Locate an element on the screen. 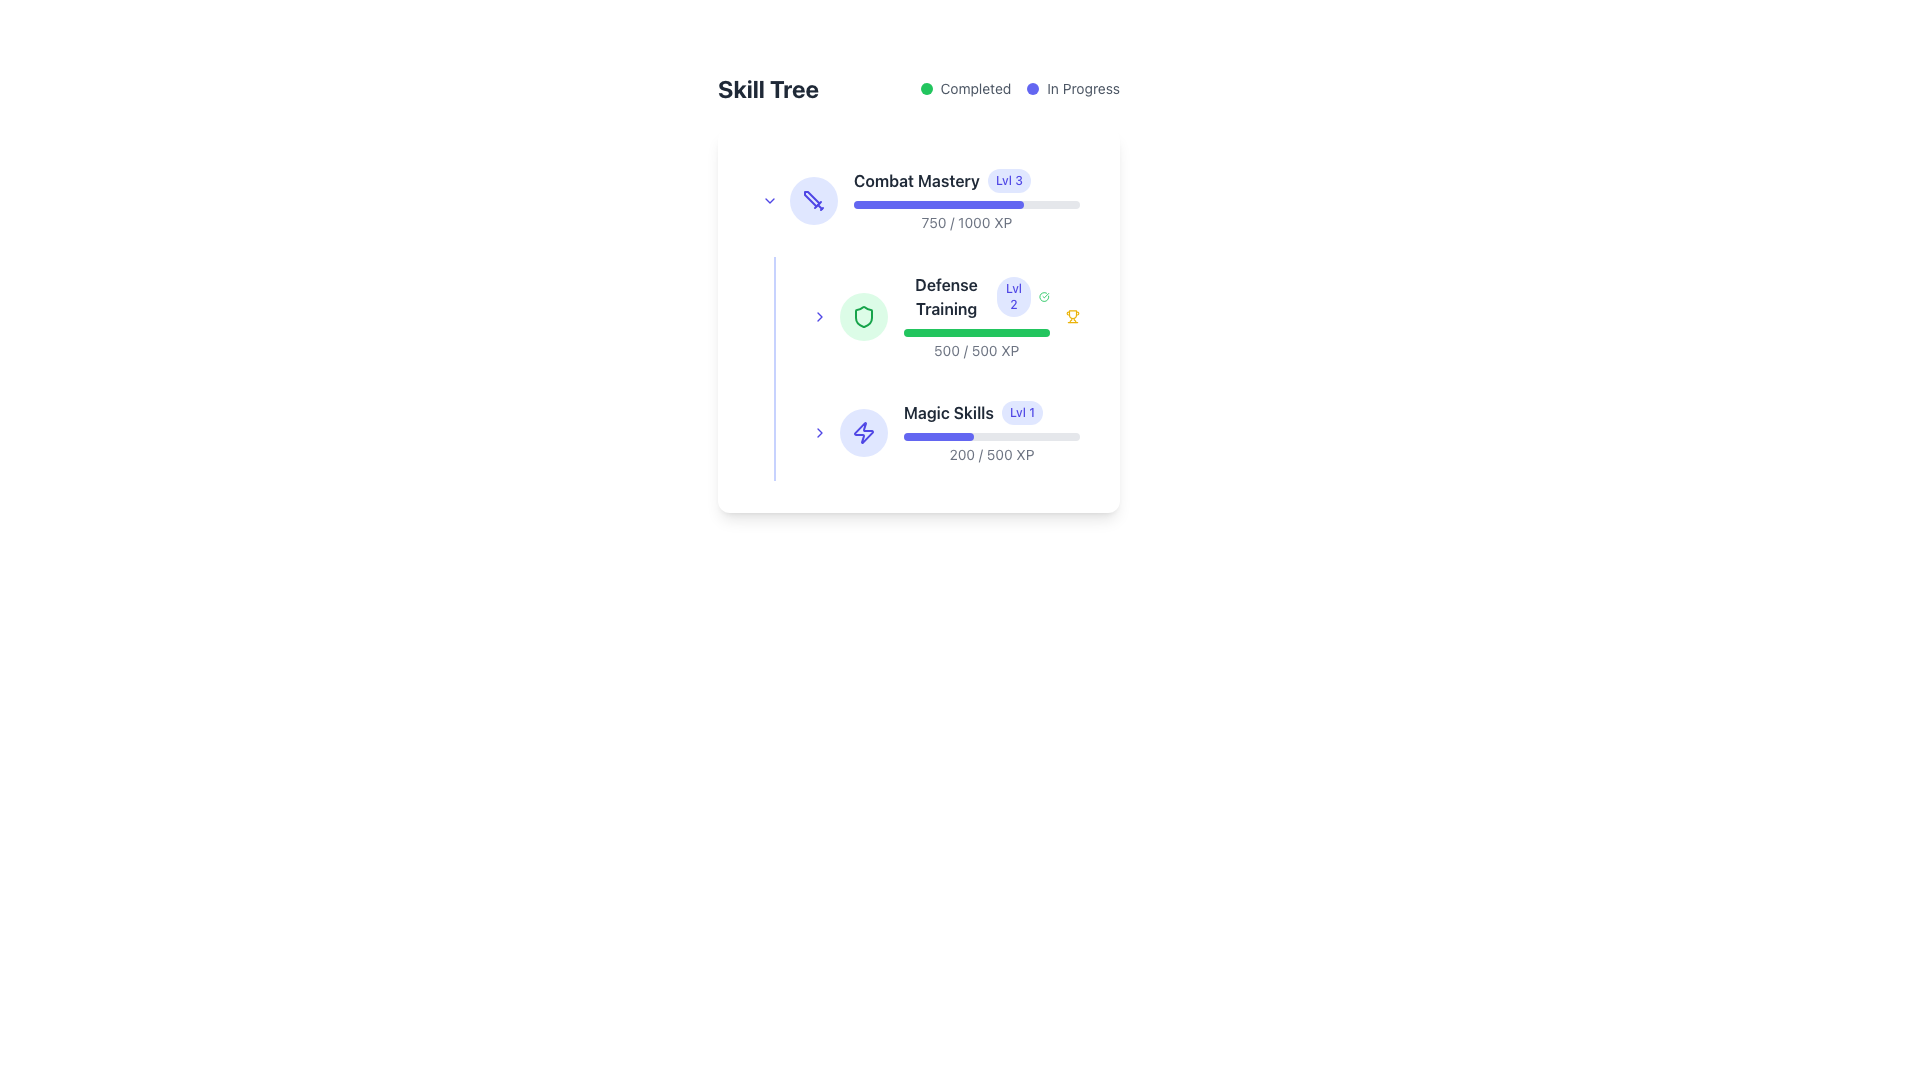  the small circular button with a right-pointing indigo chevron icon located to the left of the 'Magic Skills' text in the skill tree interface is located at coordinates (820, 431).